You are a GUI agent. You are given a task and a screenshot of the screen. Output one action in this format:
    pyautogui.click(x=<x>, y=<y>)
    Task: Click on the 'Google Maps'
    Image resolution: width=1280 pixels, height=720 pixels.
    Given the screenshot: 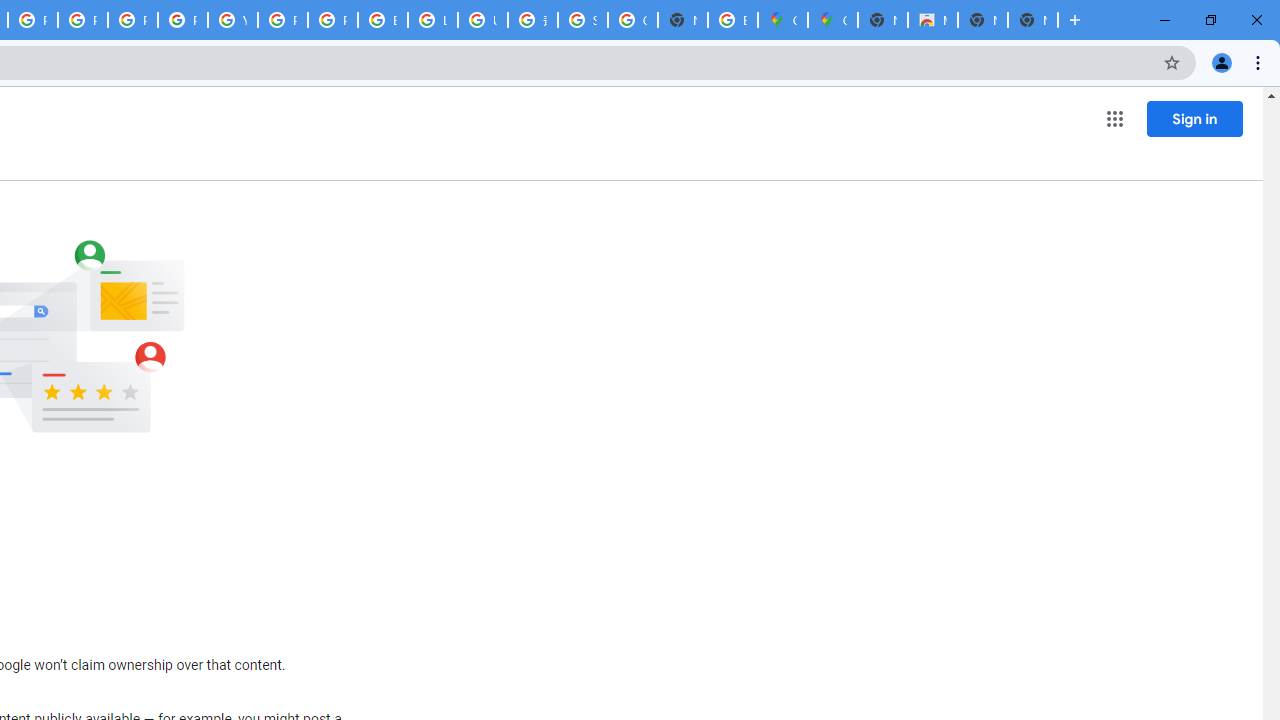 What is the action you would take?
    pyautogui.click(x=781, y=20)
    